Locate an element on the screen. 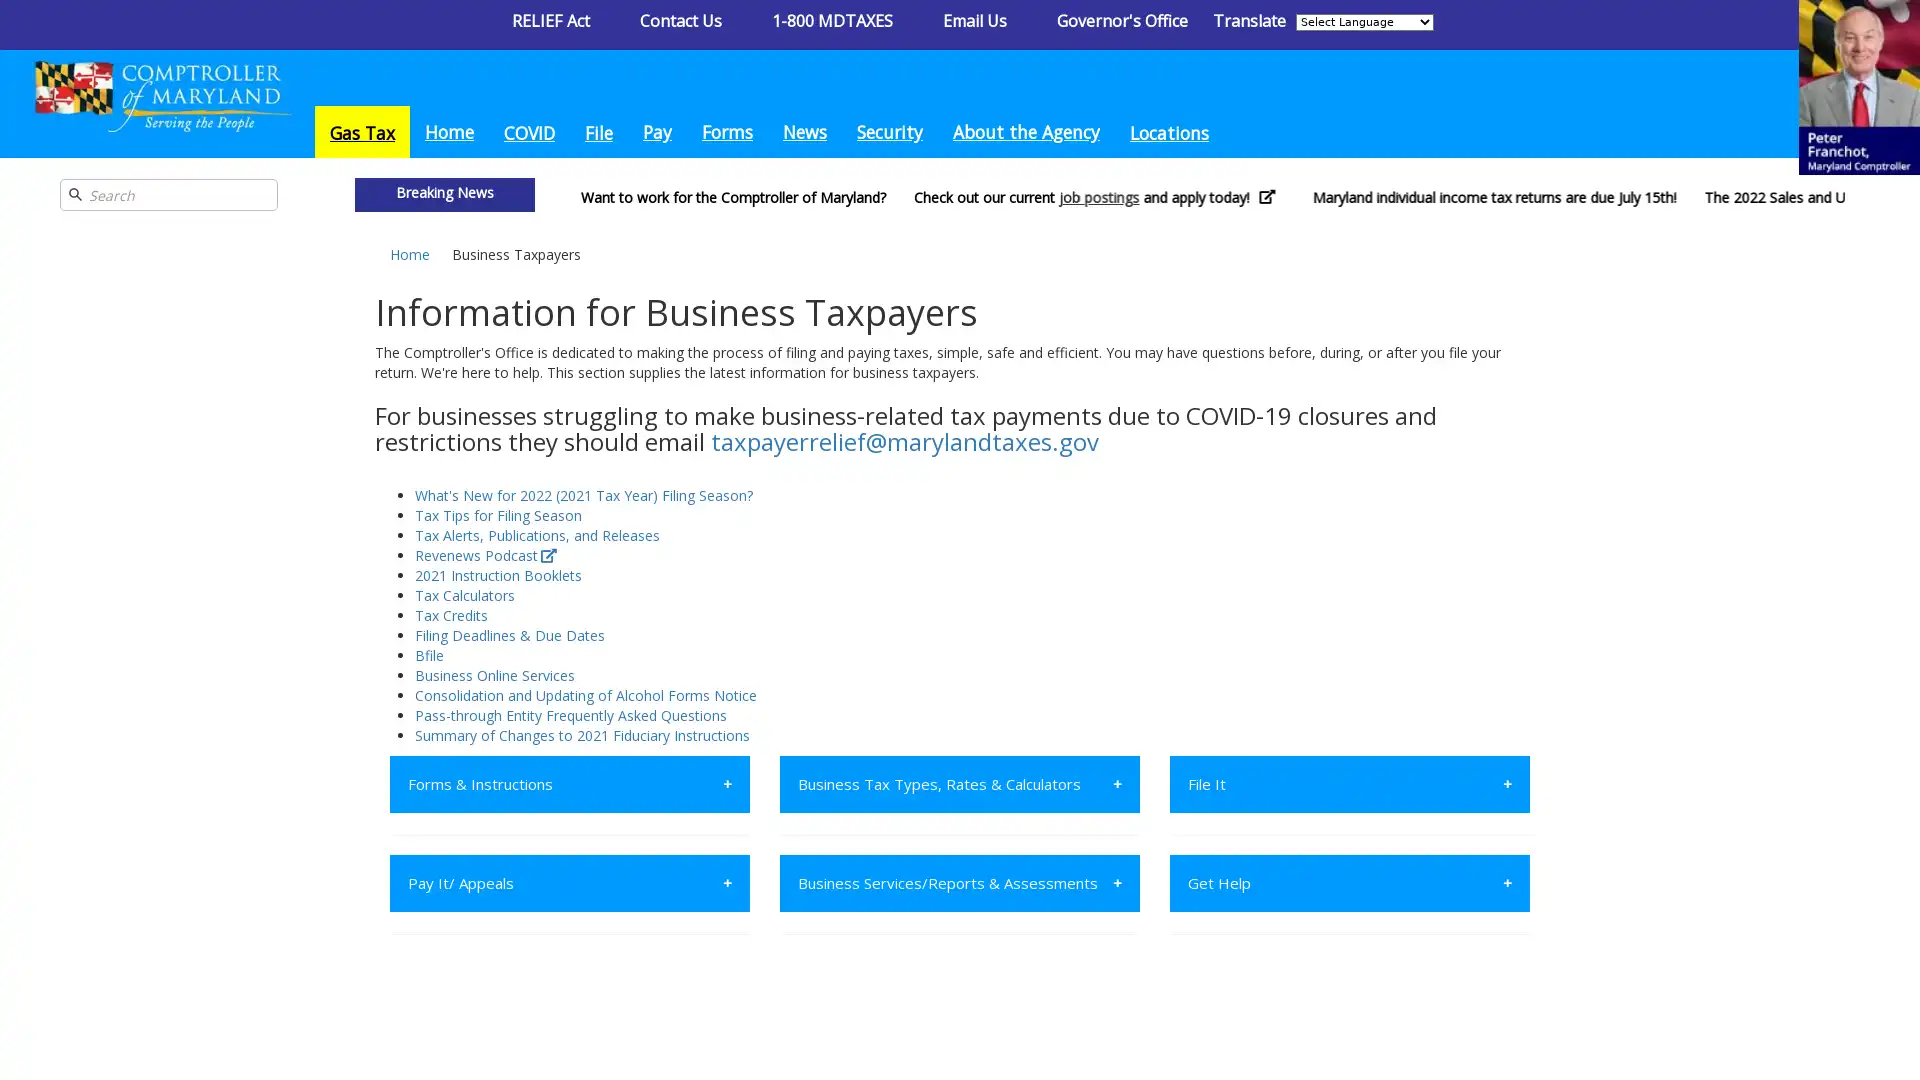 The width and height of the screenshot is (1920, 1080). Forms & Instructions + is located at coordinates (569, 782).